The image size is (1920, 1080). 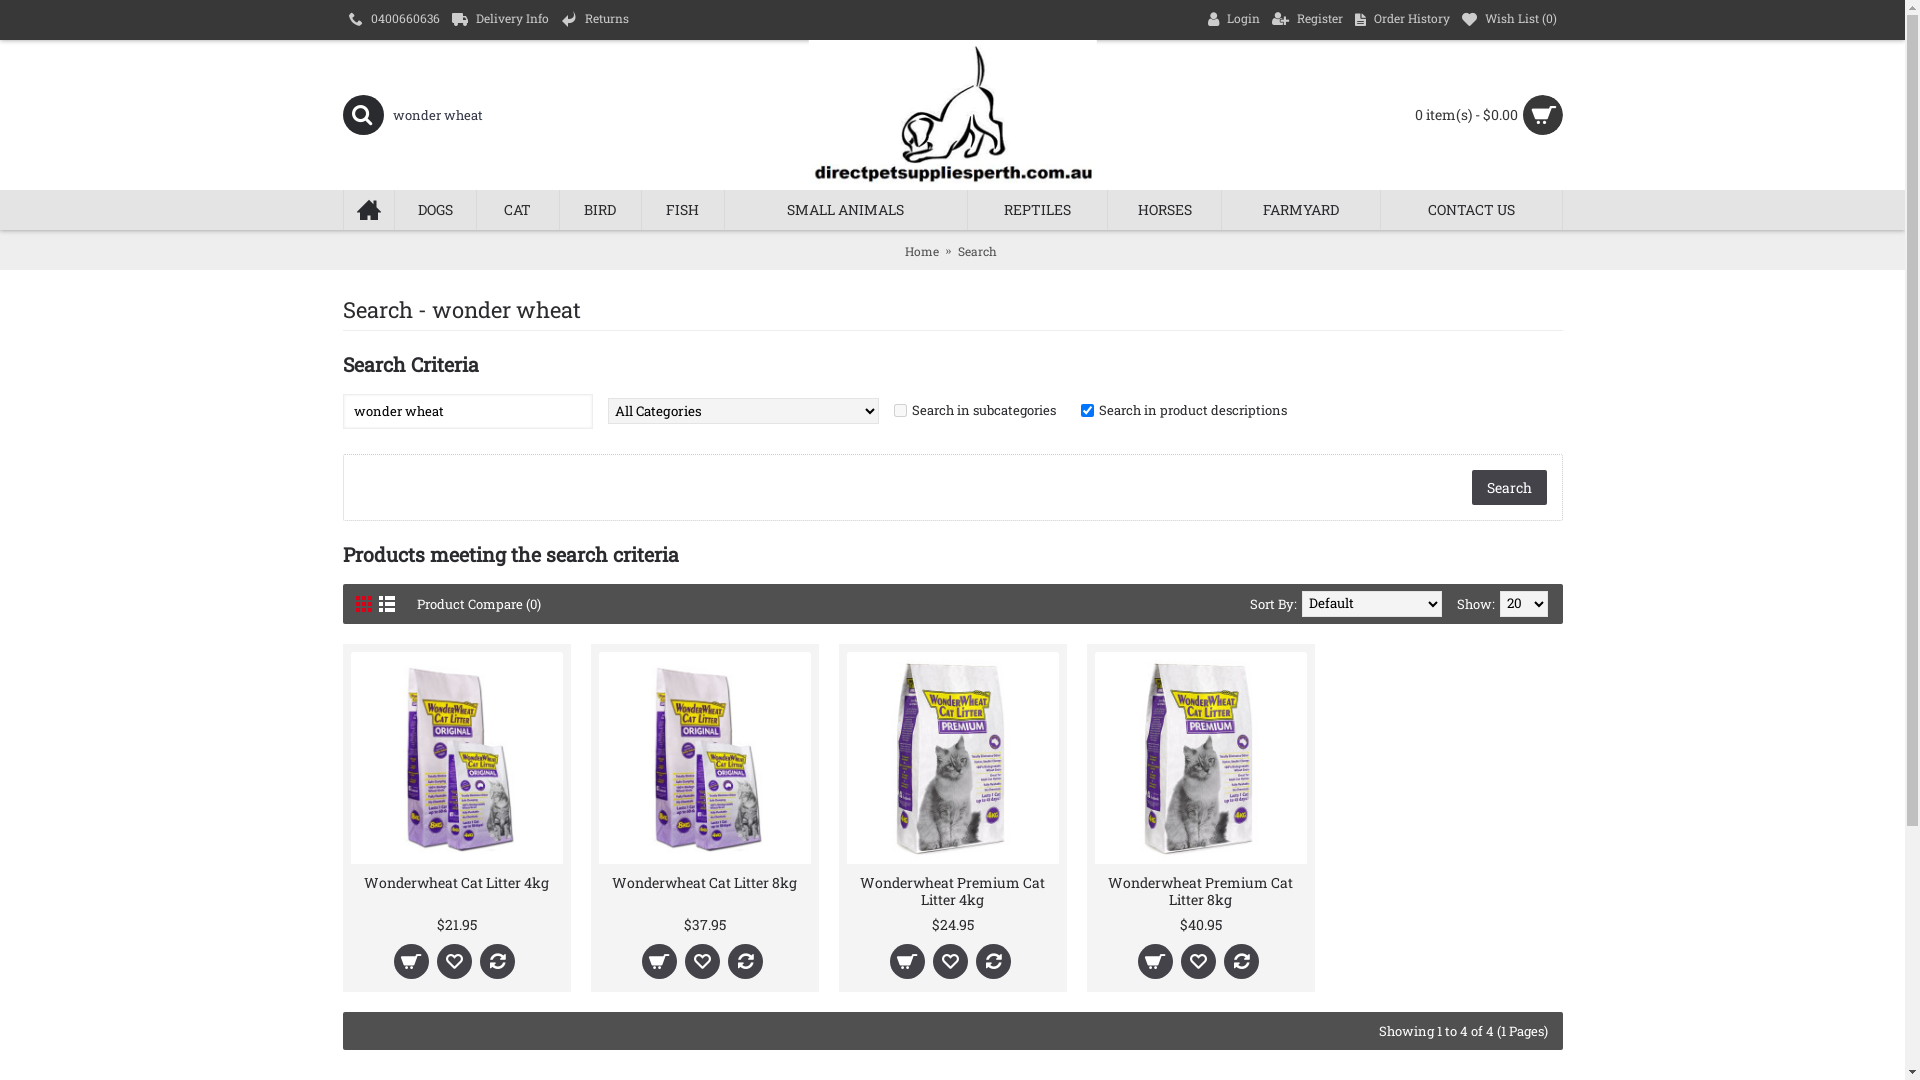 I want to click on 'Order History', so click(x=1348, y=19).